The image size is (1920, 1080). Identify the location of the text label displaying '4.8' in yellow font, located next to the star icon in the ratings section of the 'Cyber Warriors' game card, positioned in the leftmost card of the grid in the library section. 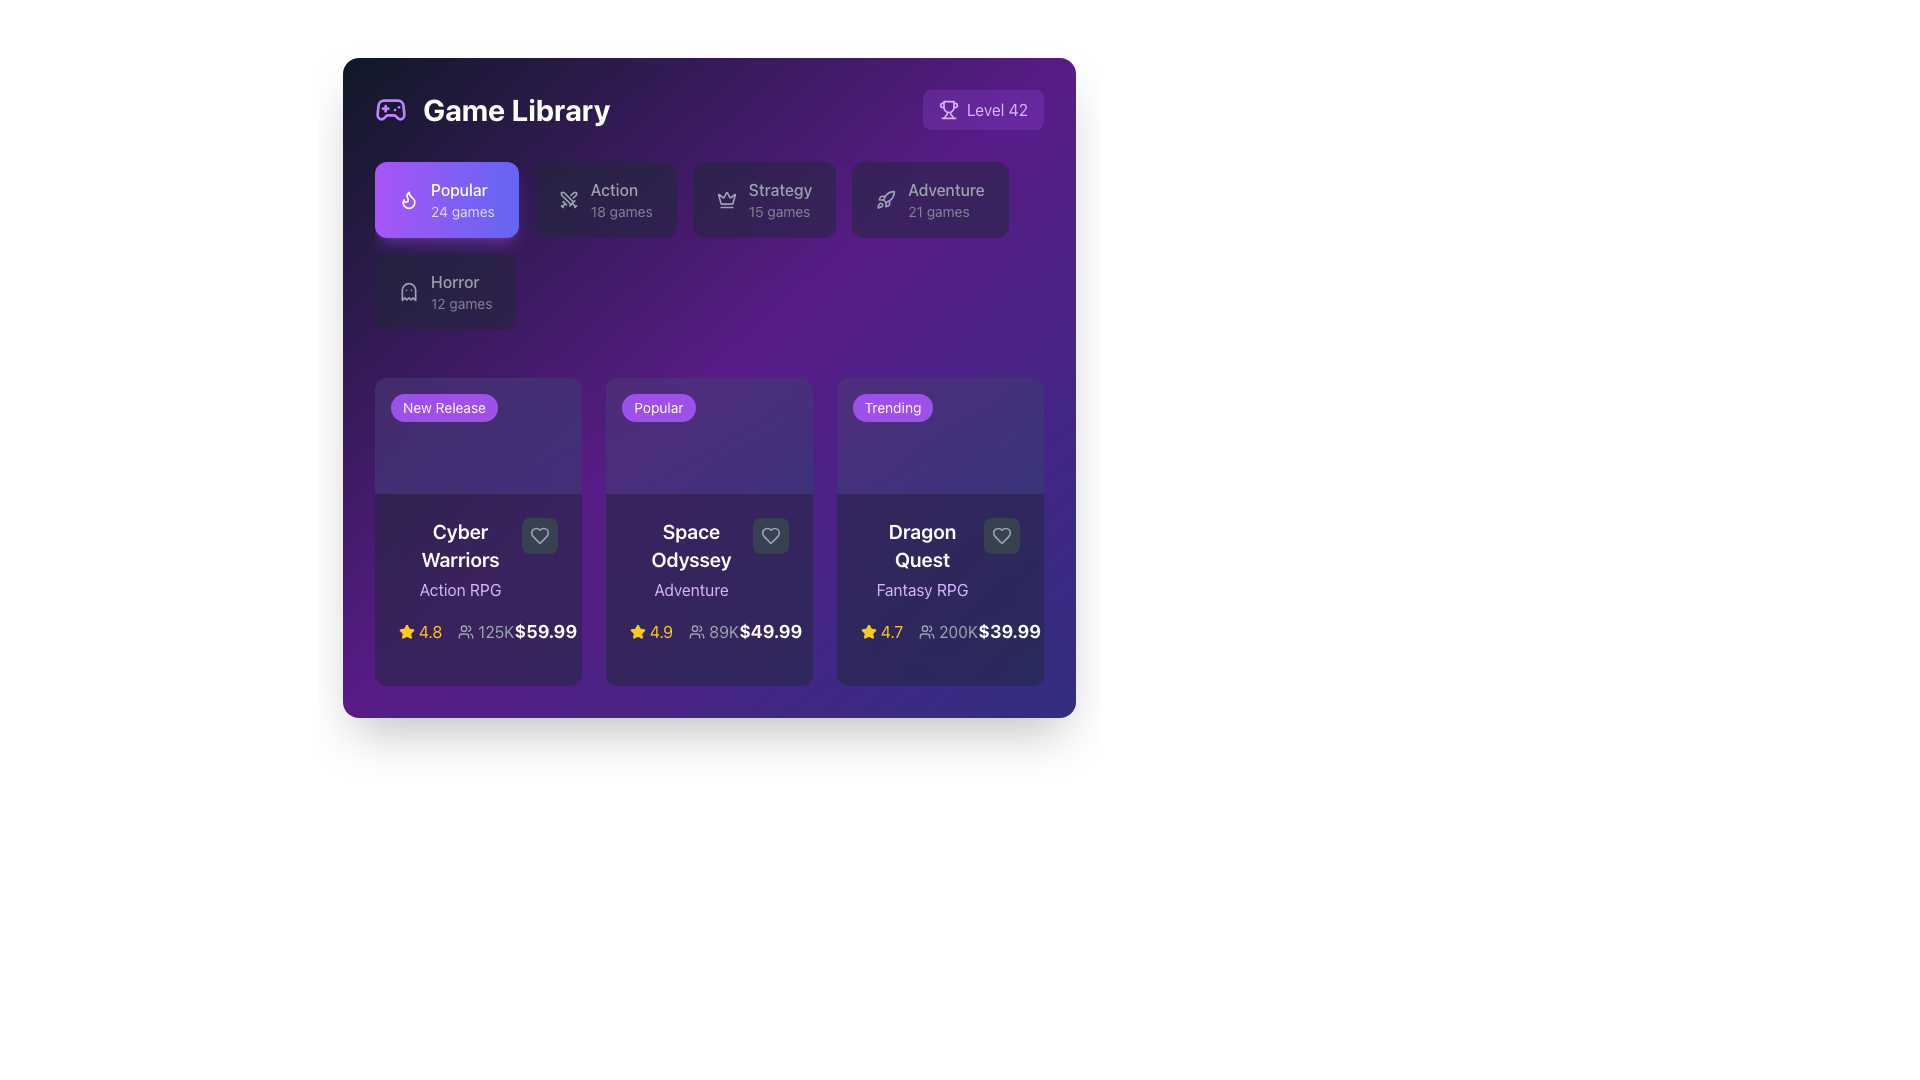
(429, 632).